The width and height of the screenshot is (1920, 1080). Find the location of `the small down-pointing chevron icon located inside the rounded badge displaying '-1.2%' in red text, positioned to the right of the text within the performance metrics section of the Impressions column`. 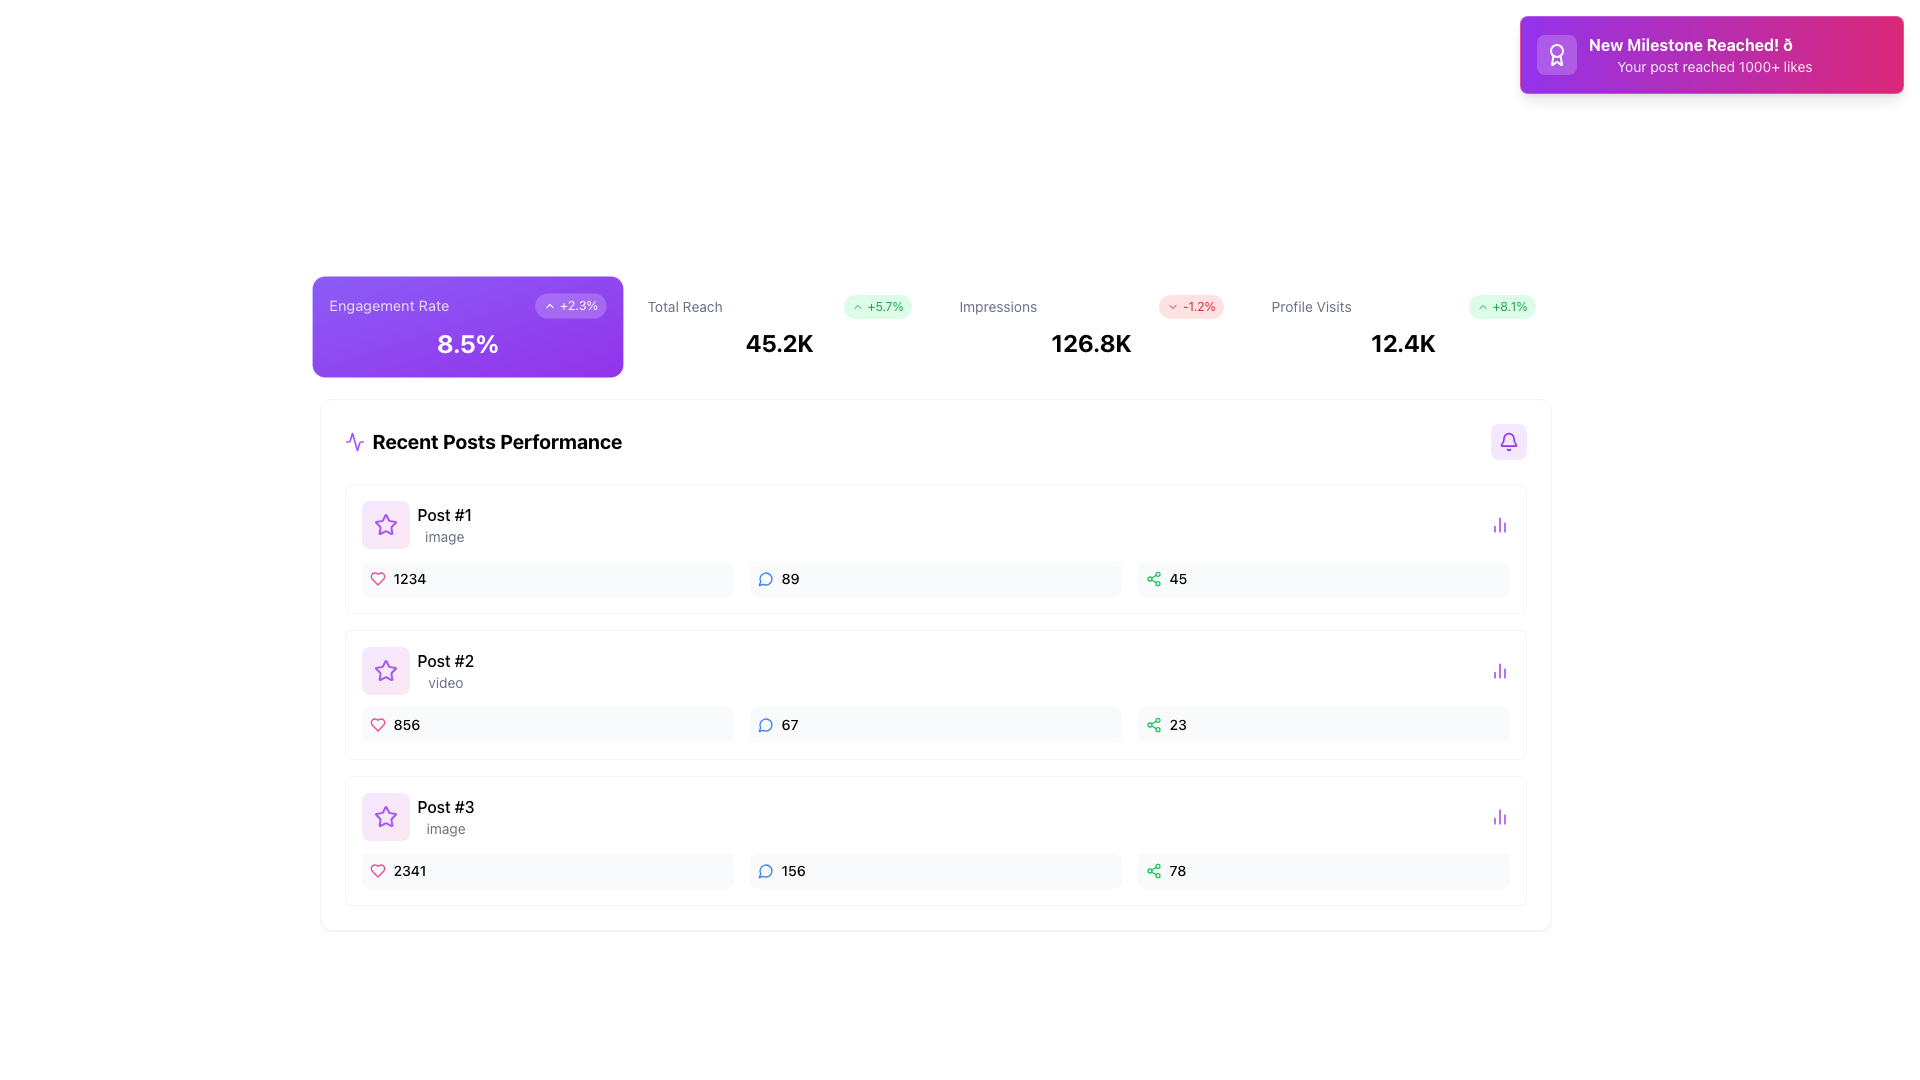

the small down-pointing chevron icon located inside the rounded badge displaying '-1.2%' in red text, positioned to the right of the text within the performance metrics section of the Impressions column is located at coordinates (1172, 307).